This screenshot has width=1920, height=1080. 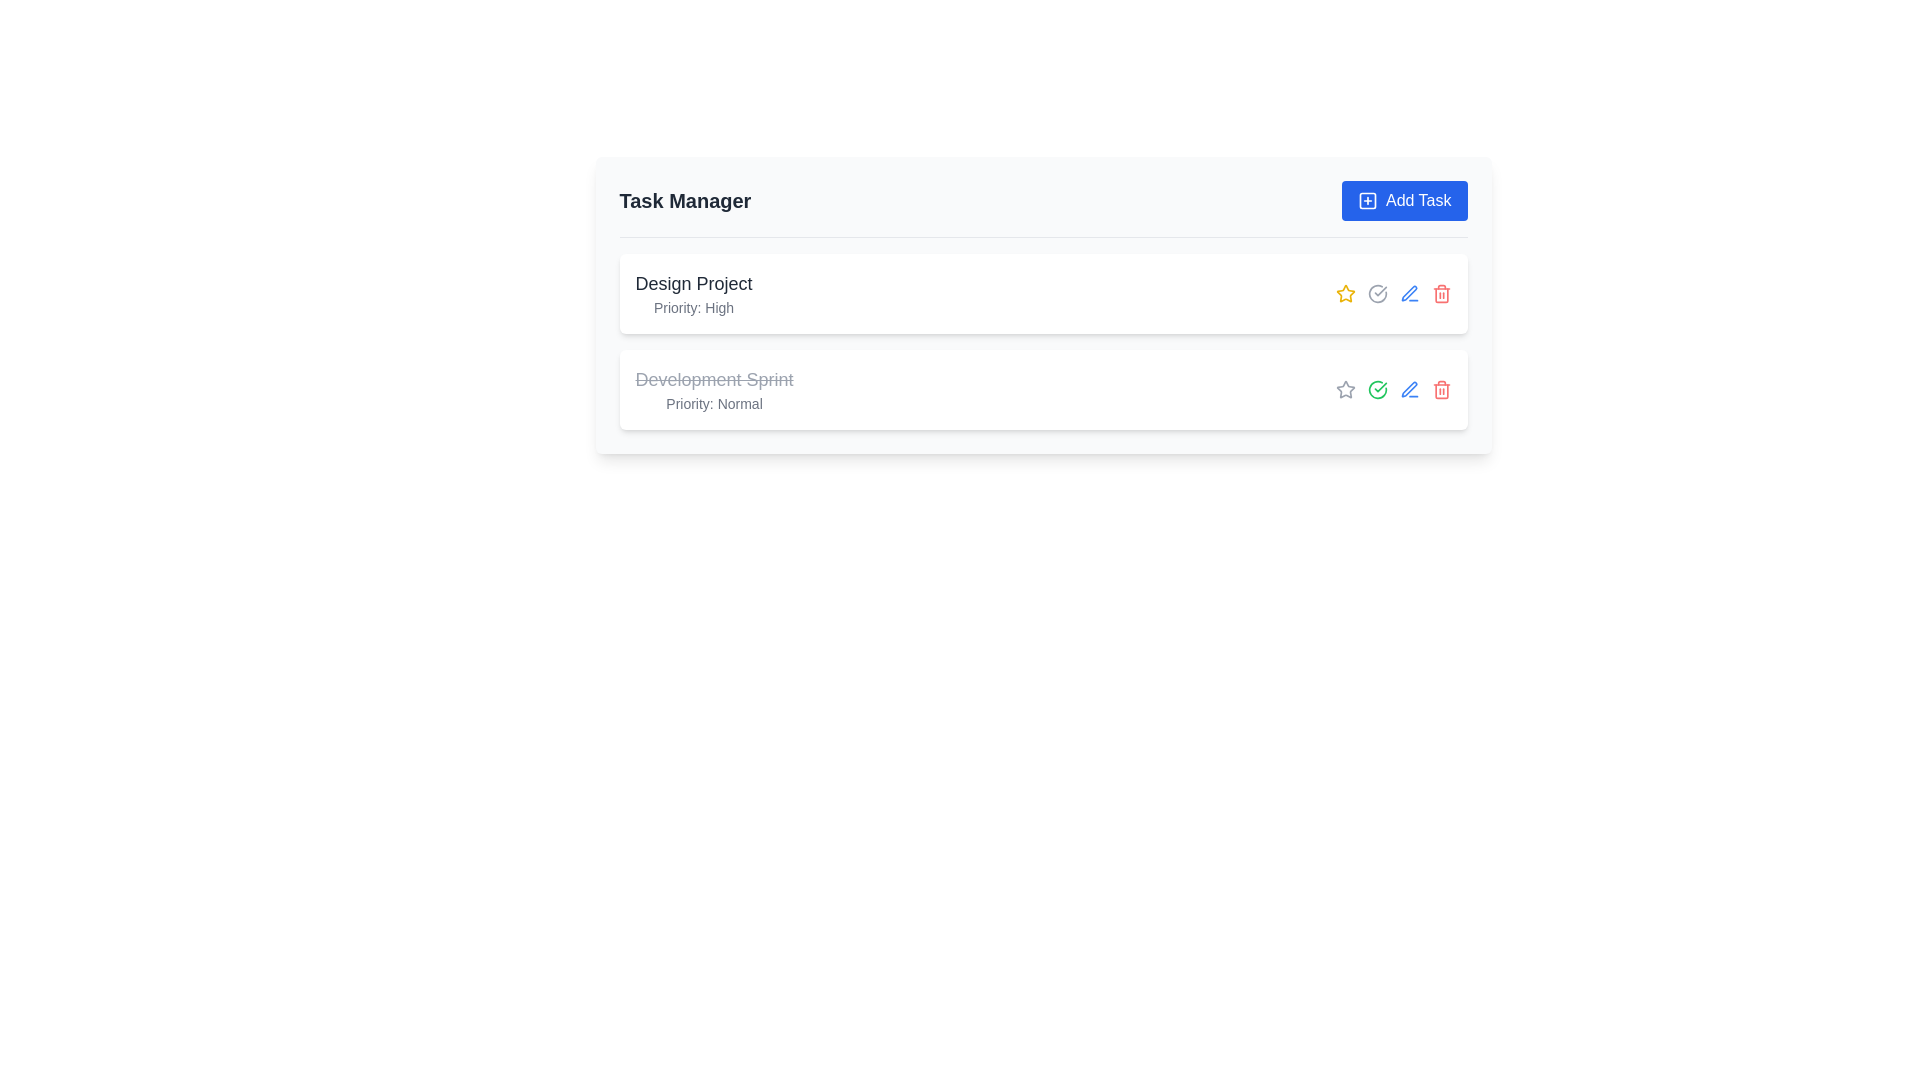 I want to click on the red trashcan icon, the last icon in a set of four aligned to the right of the 'Design Project' task item, so click(x=1441, y=293).